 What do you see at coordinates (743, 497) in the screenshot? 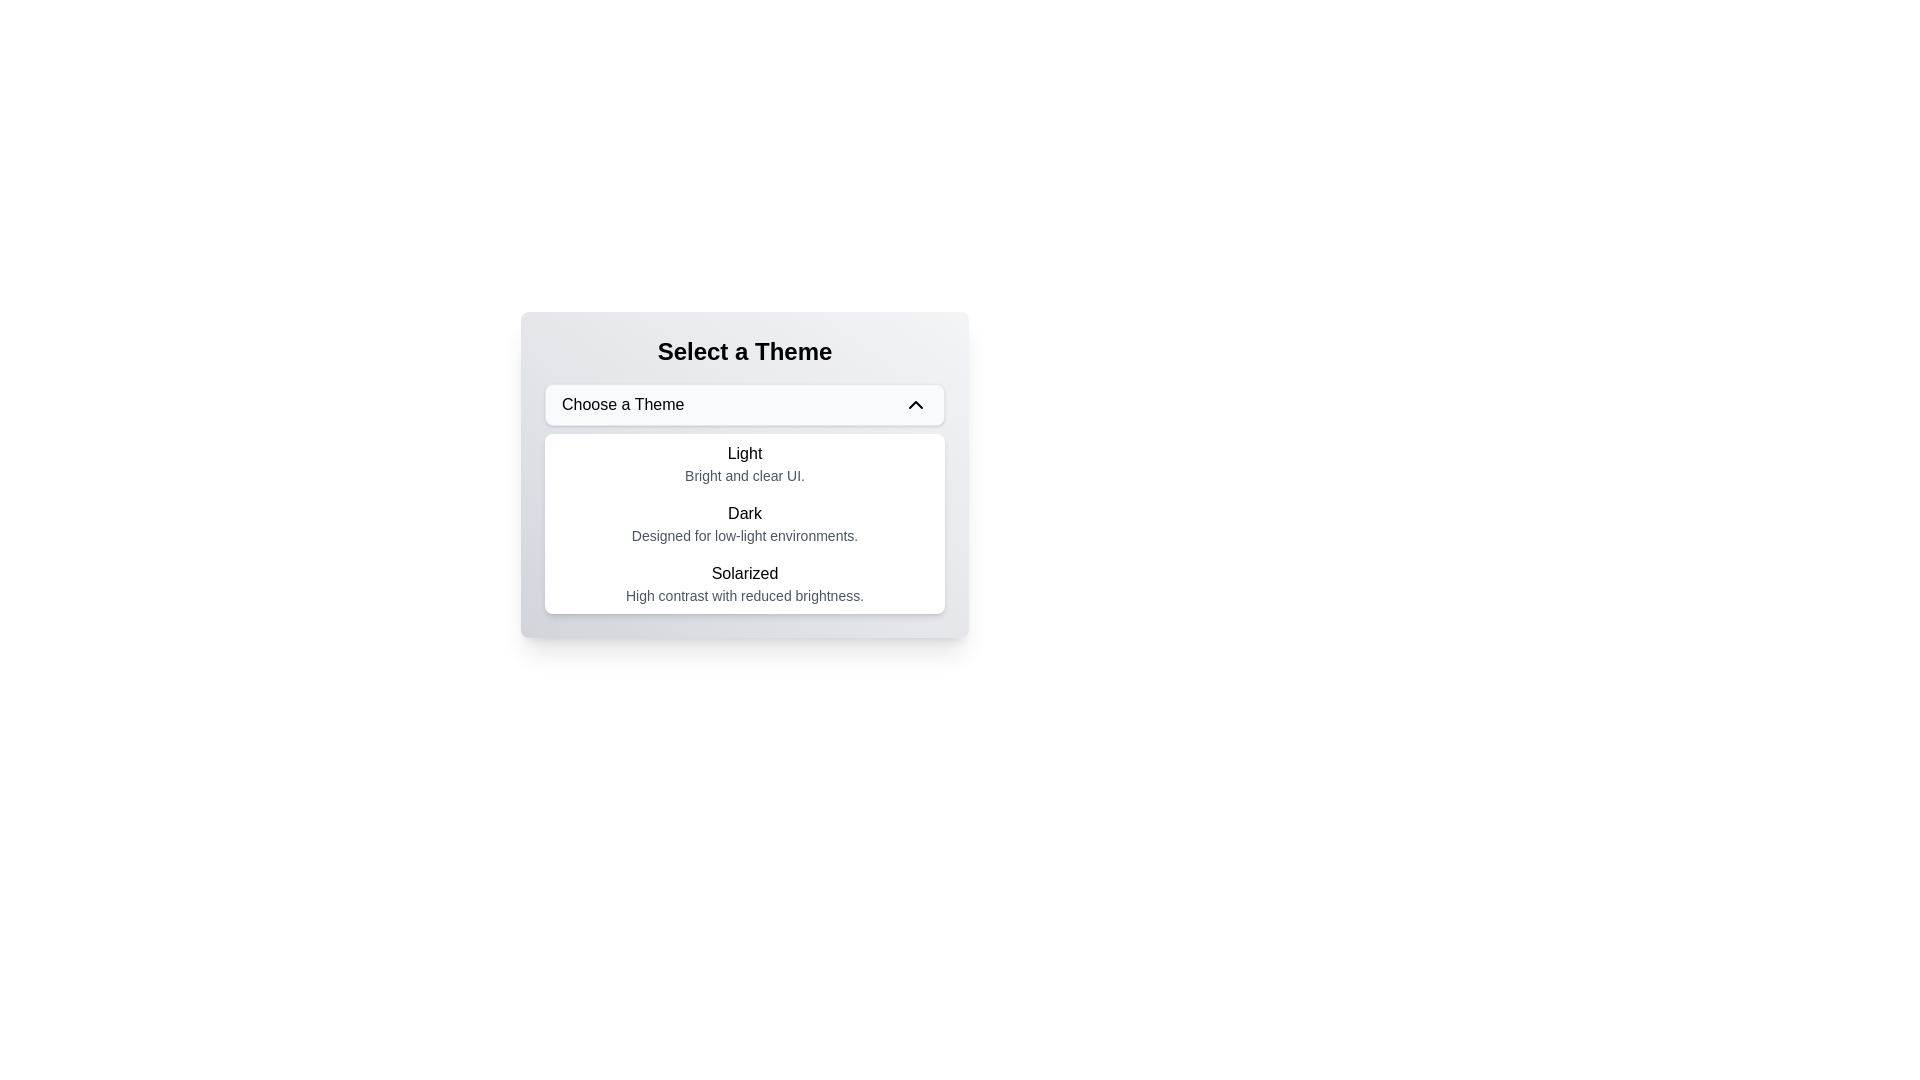
I see `the Dropdown menu located in the 'Select a Theme' box` at bounding box center [743, 497].